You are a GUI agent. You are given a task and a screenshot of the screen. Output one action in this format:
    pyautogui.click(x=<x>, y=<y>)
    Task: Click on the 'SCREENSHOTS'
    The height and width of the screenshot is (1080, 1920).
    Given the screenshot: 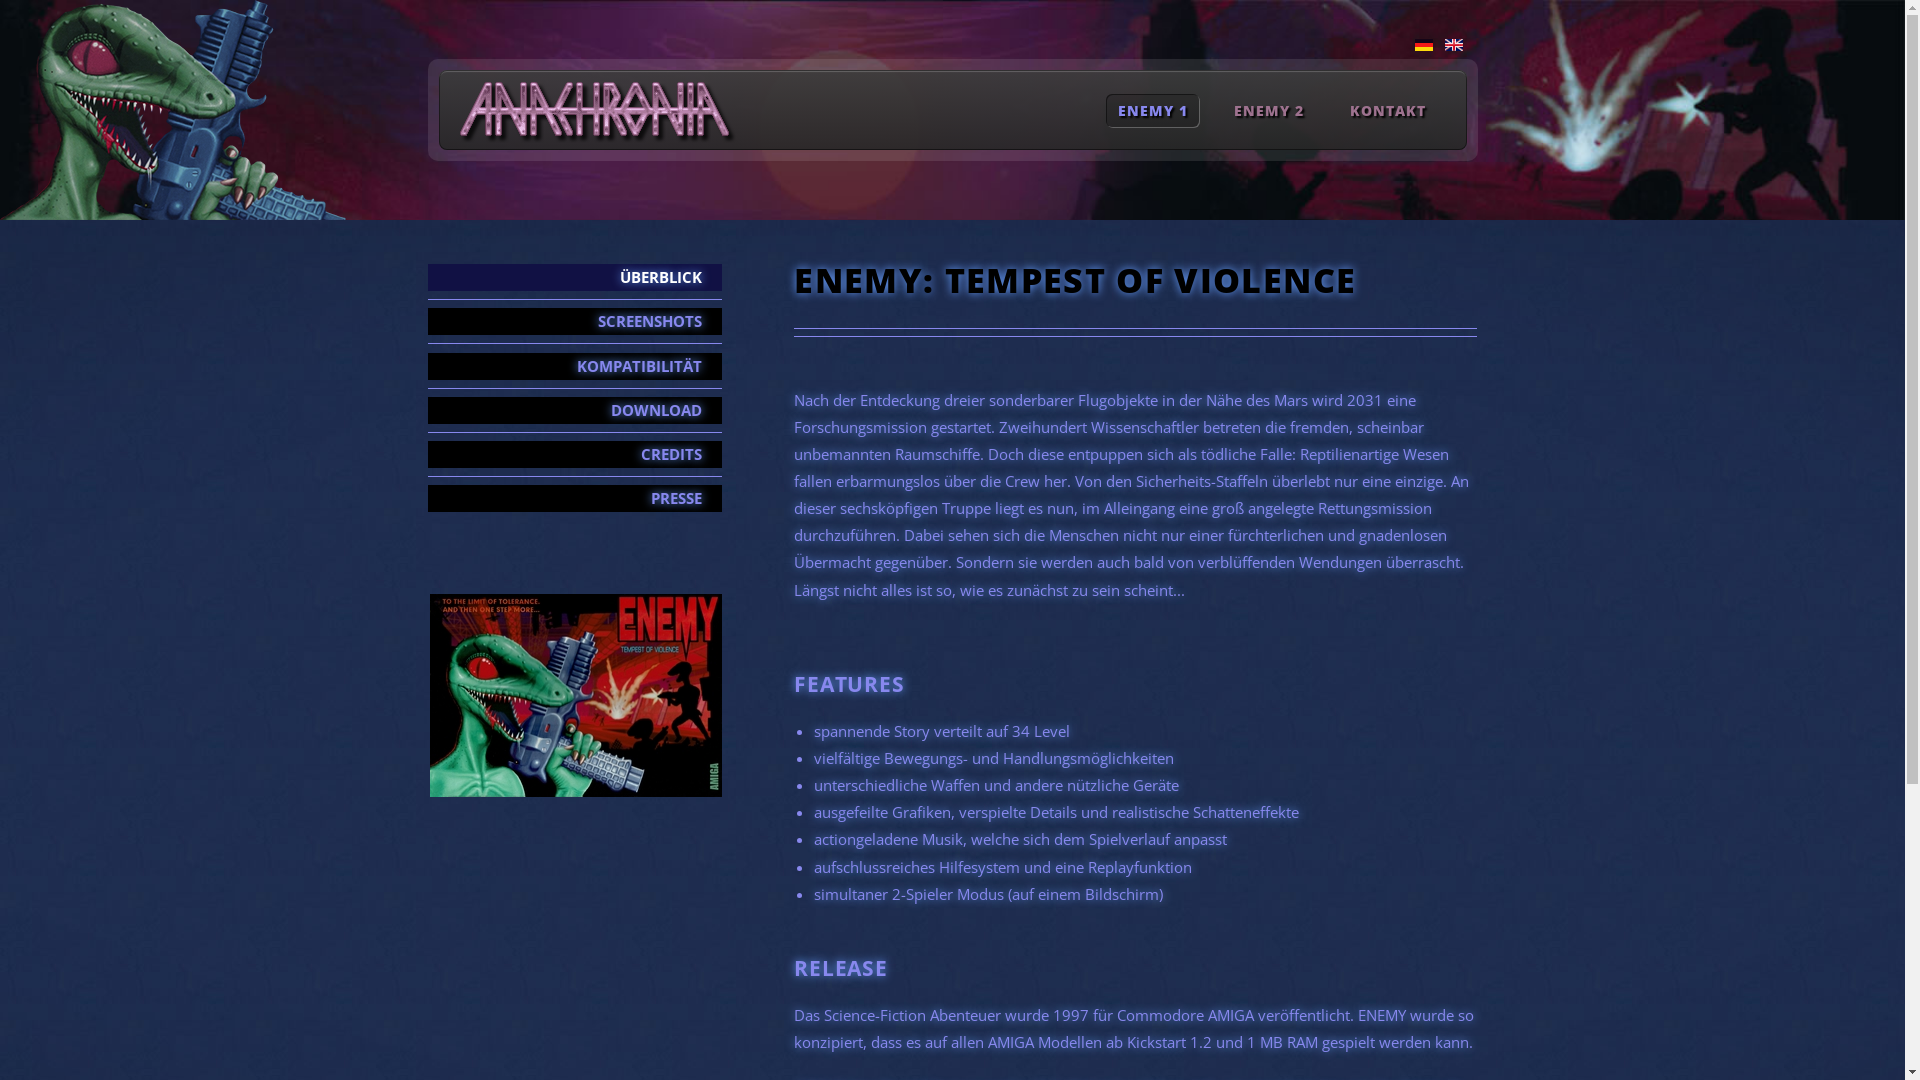 What is the action you would take?
    pyautogui.click(x=574, y=320)
    